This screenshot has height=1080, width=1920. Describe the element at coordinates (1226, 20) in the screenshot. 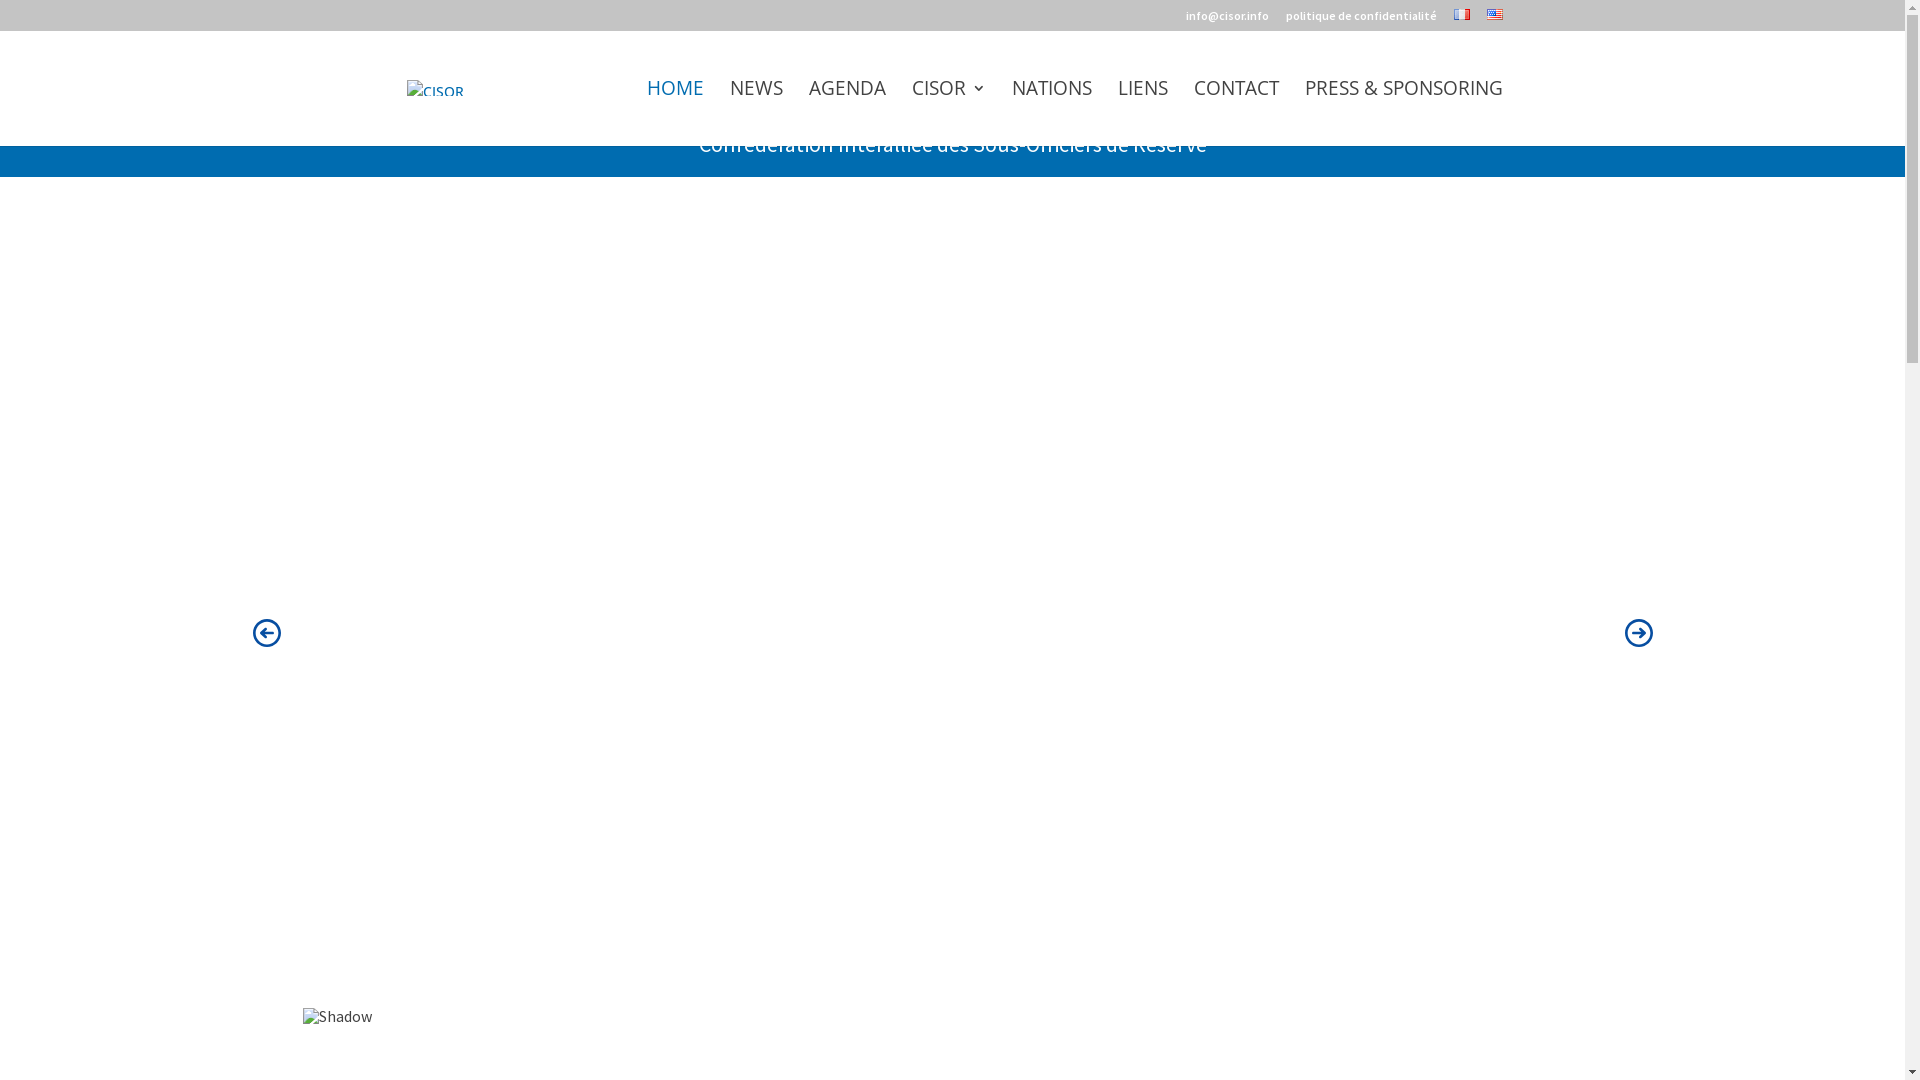

I see `'info@cisor.info'` at that location.